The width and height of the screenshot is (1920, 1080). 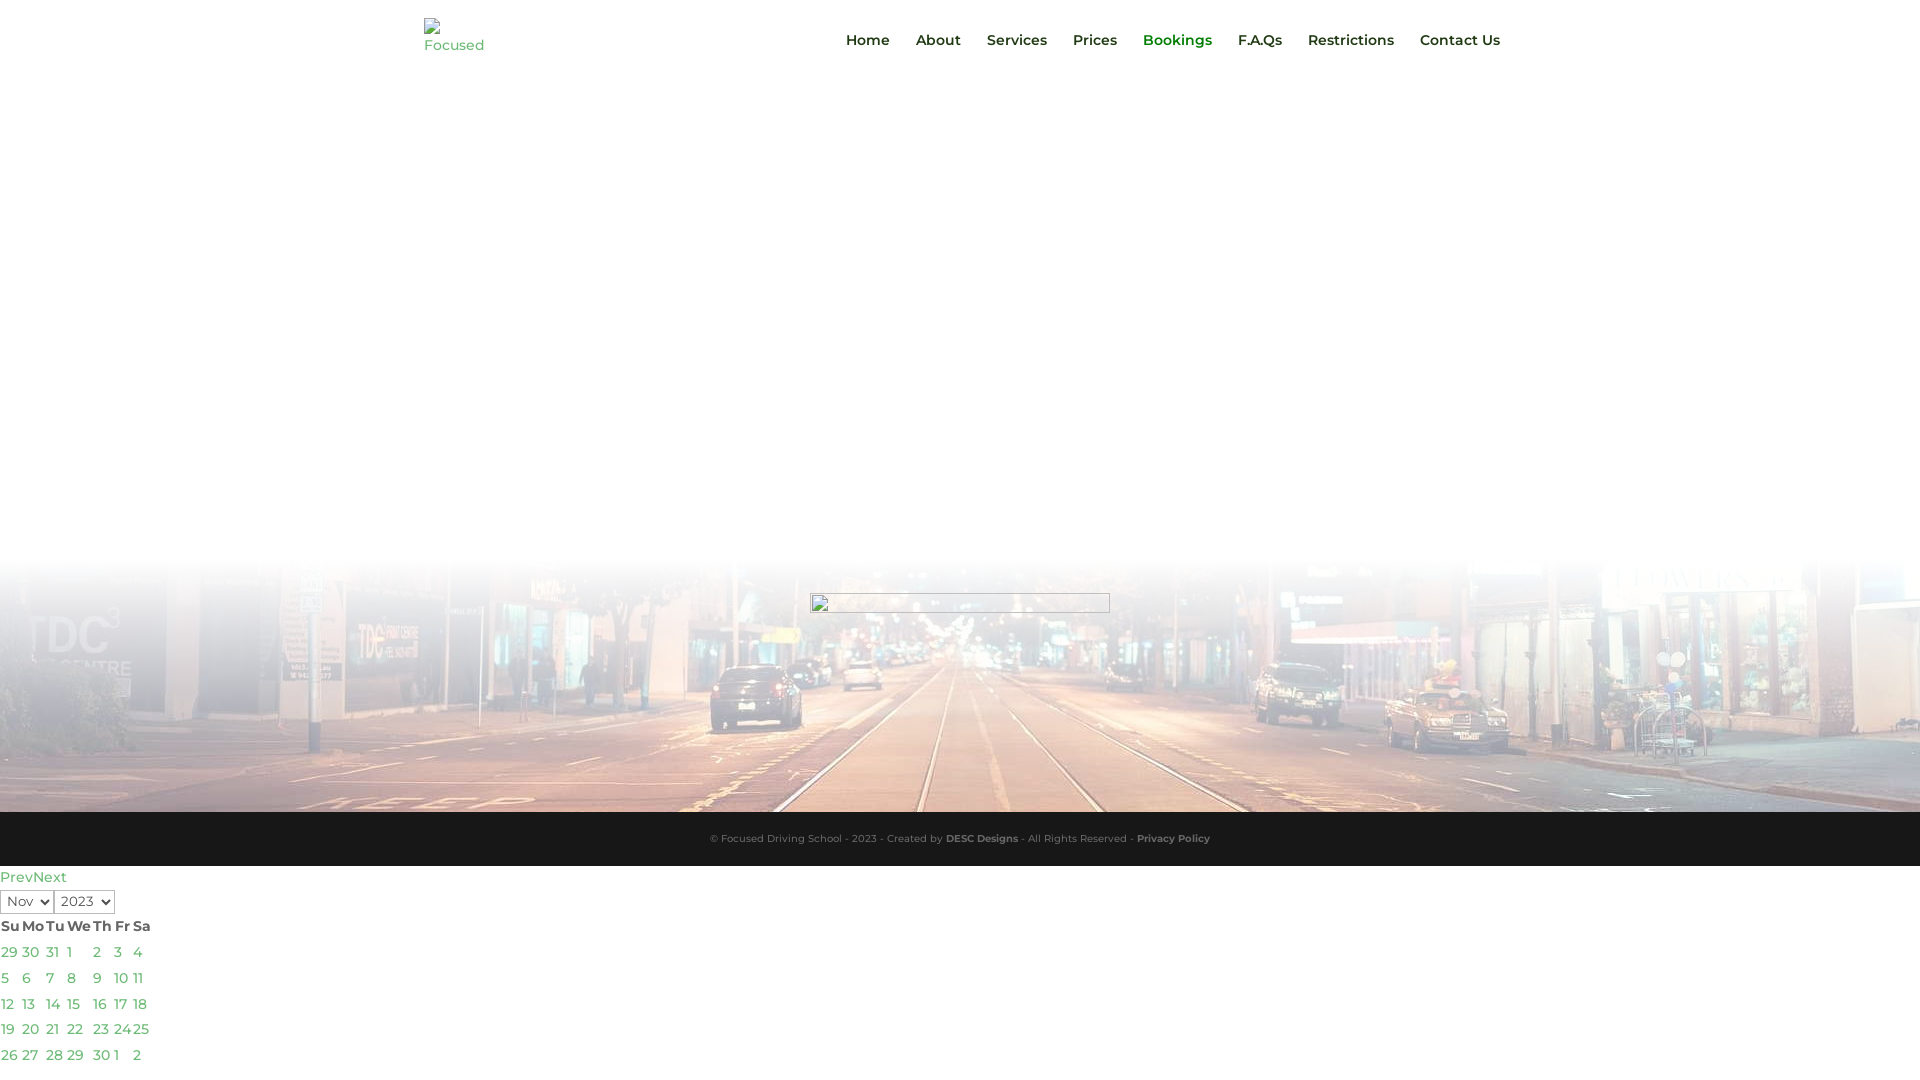 What do you see at coordinates (119, 1003) in the screenshot?
I see `'17'` at bounding box center [119, 1003].